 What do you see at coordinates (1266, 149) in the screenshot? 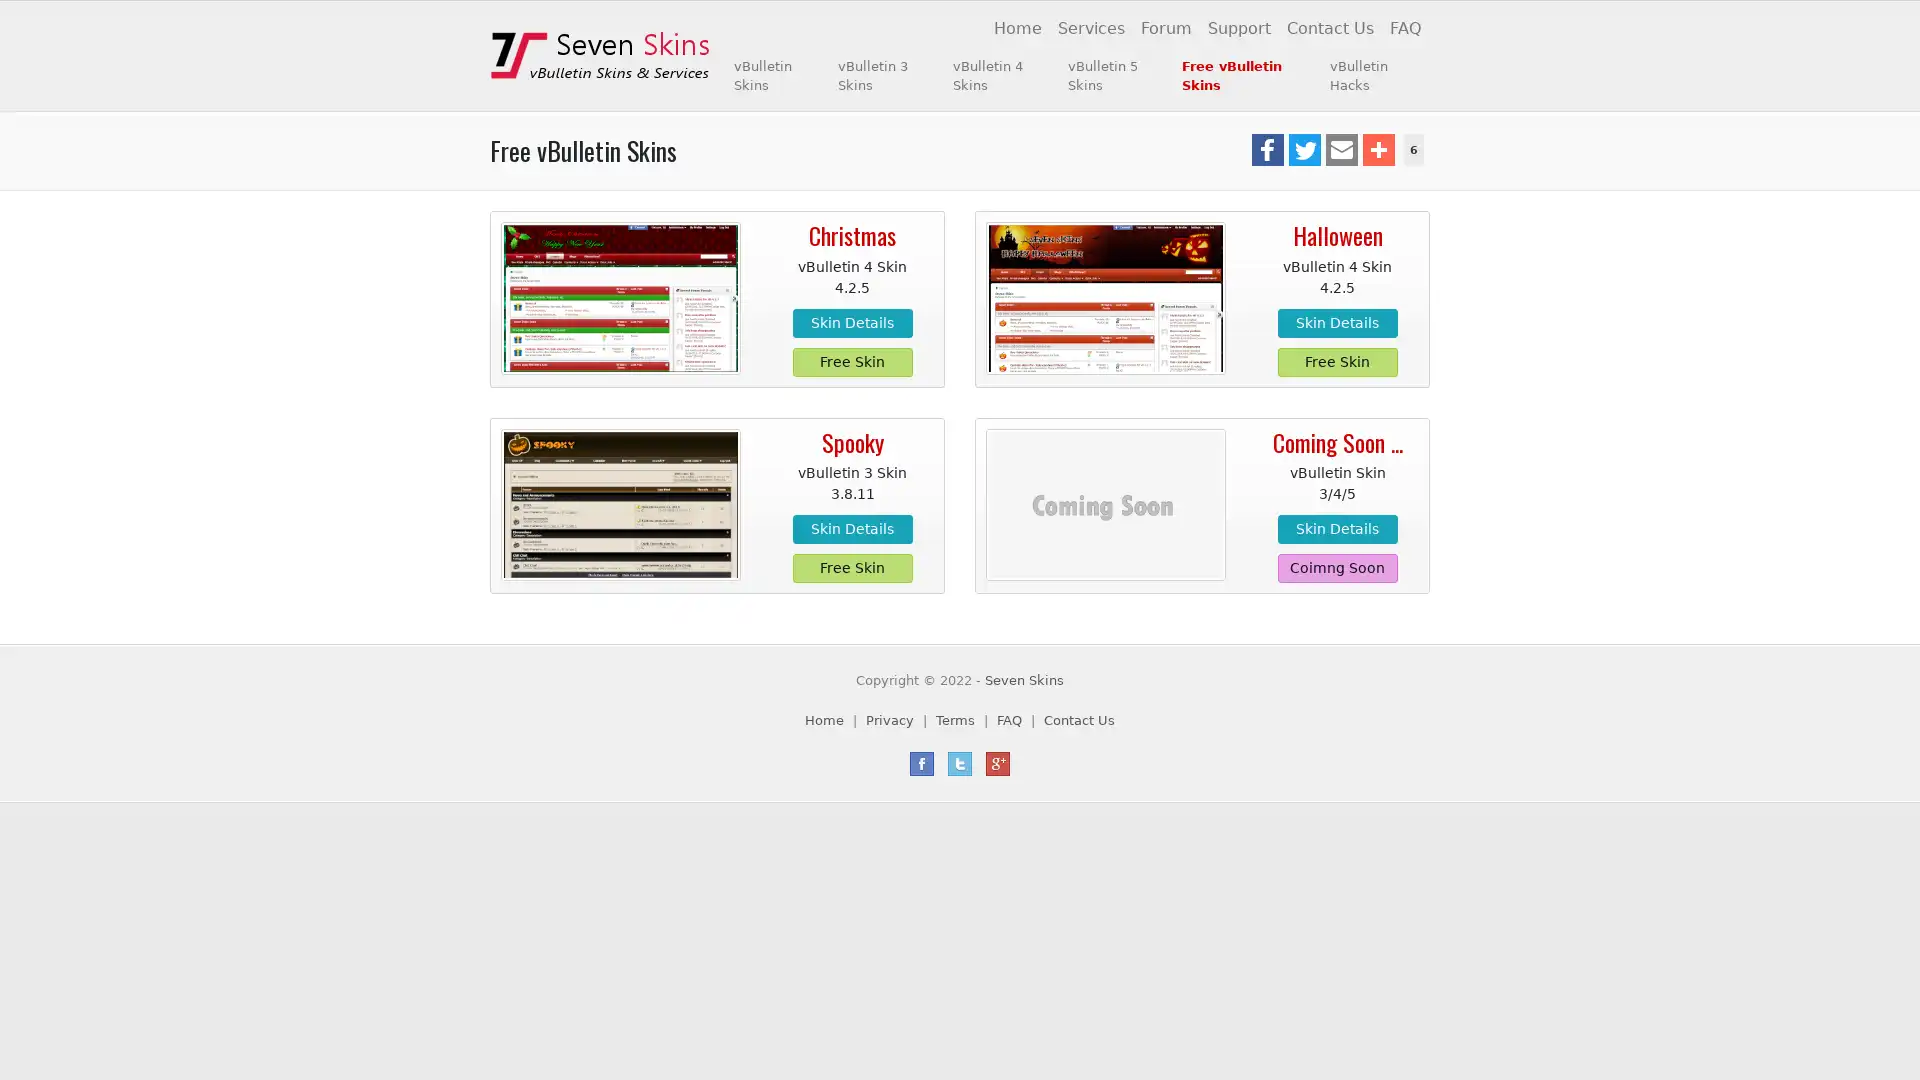
I see `Share to Facebook` at bounding box center [1266, 149].